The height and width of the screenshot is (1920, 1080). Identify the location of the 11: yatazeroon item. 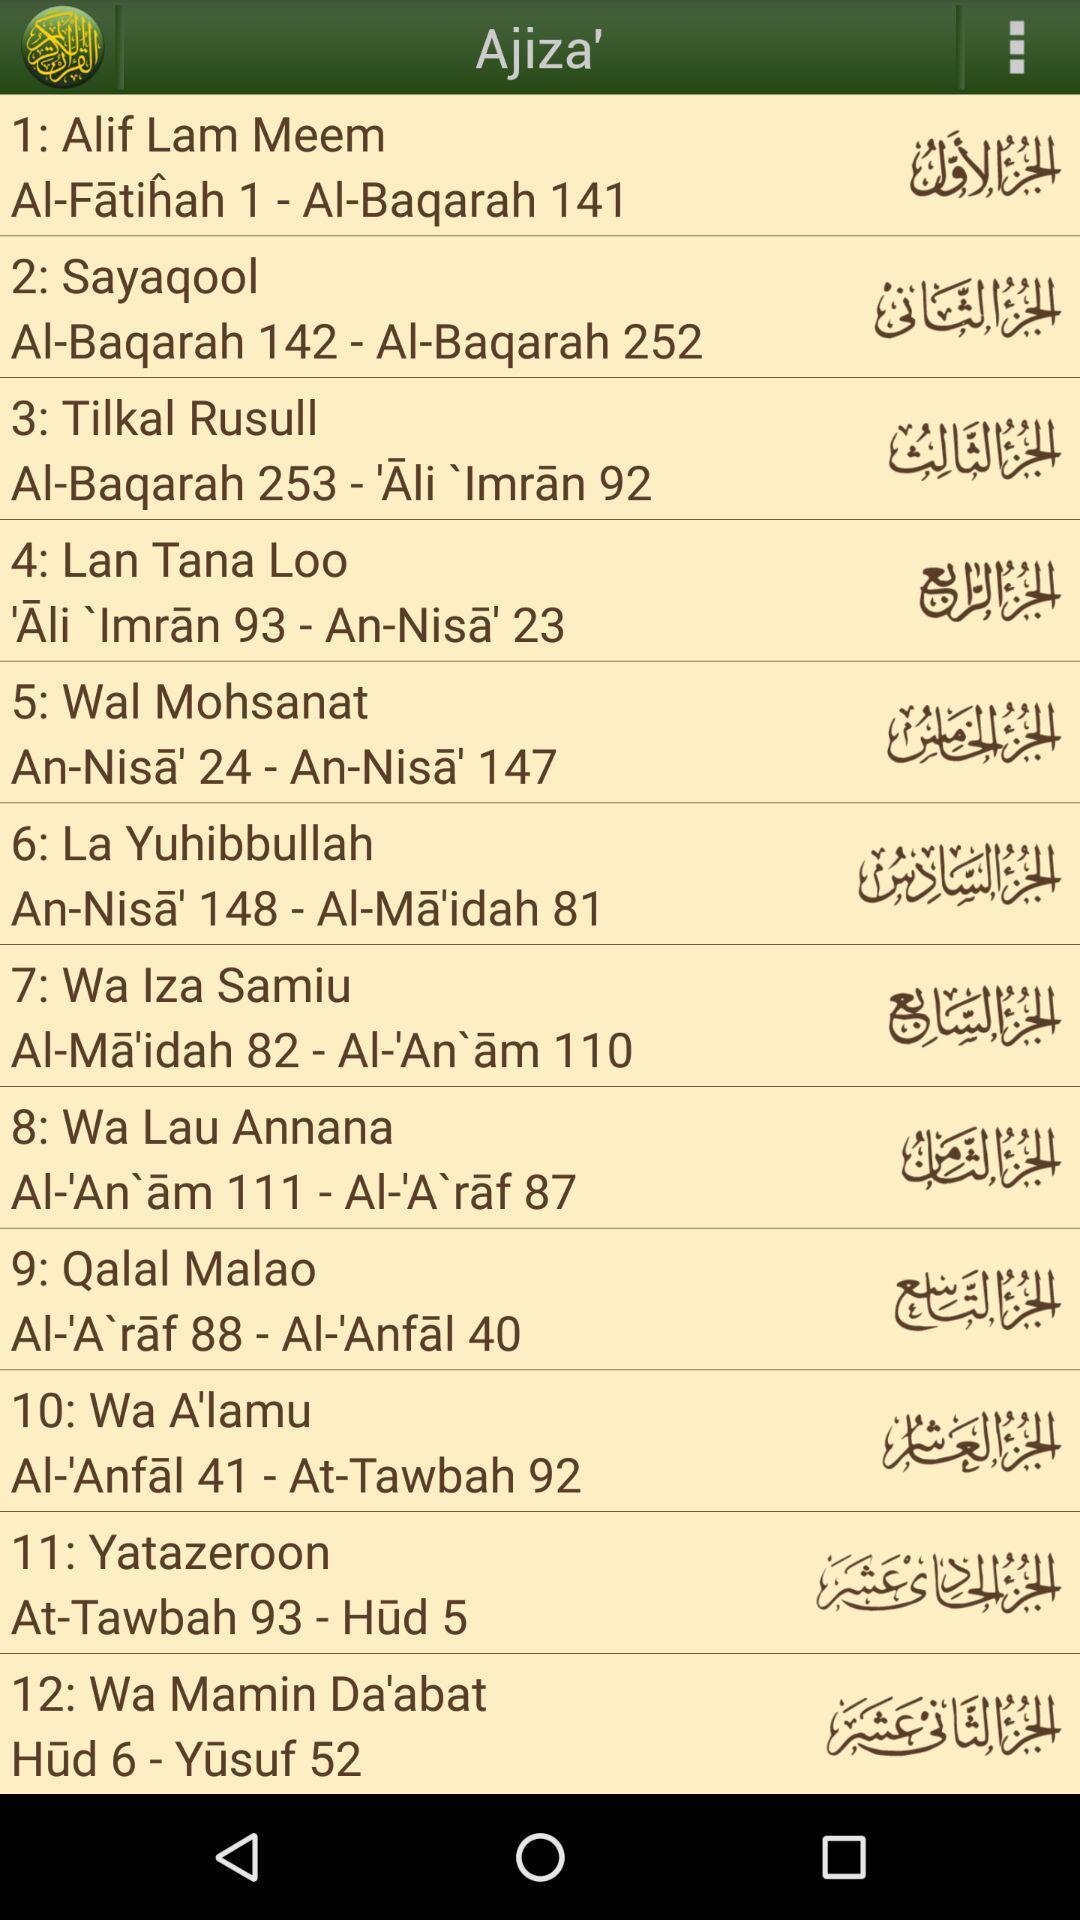
(169, 1548).